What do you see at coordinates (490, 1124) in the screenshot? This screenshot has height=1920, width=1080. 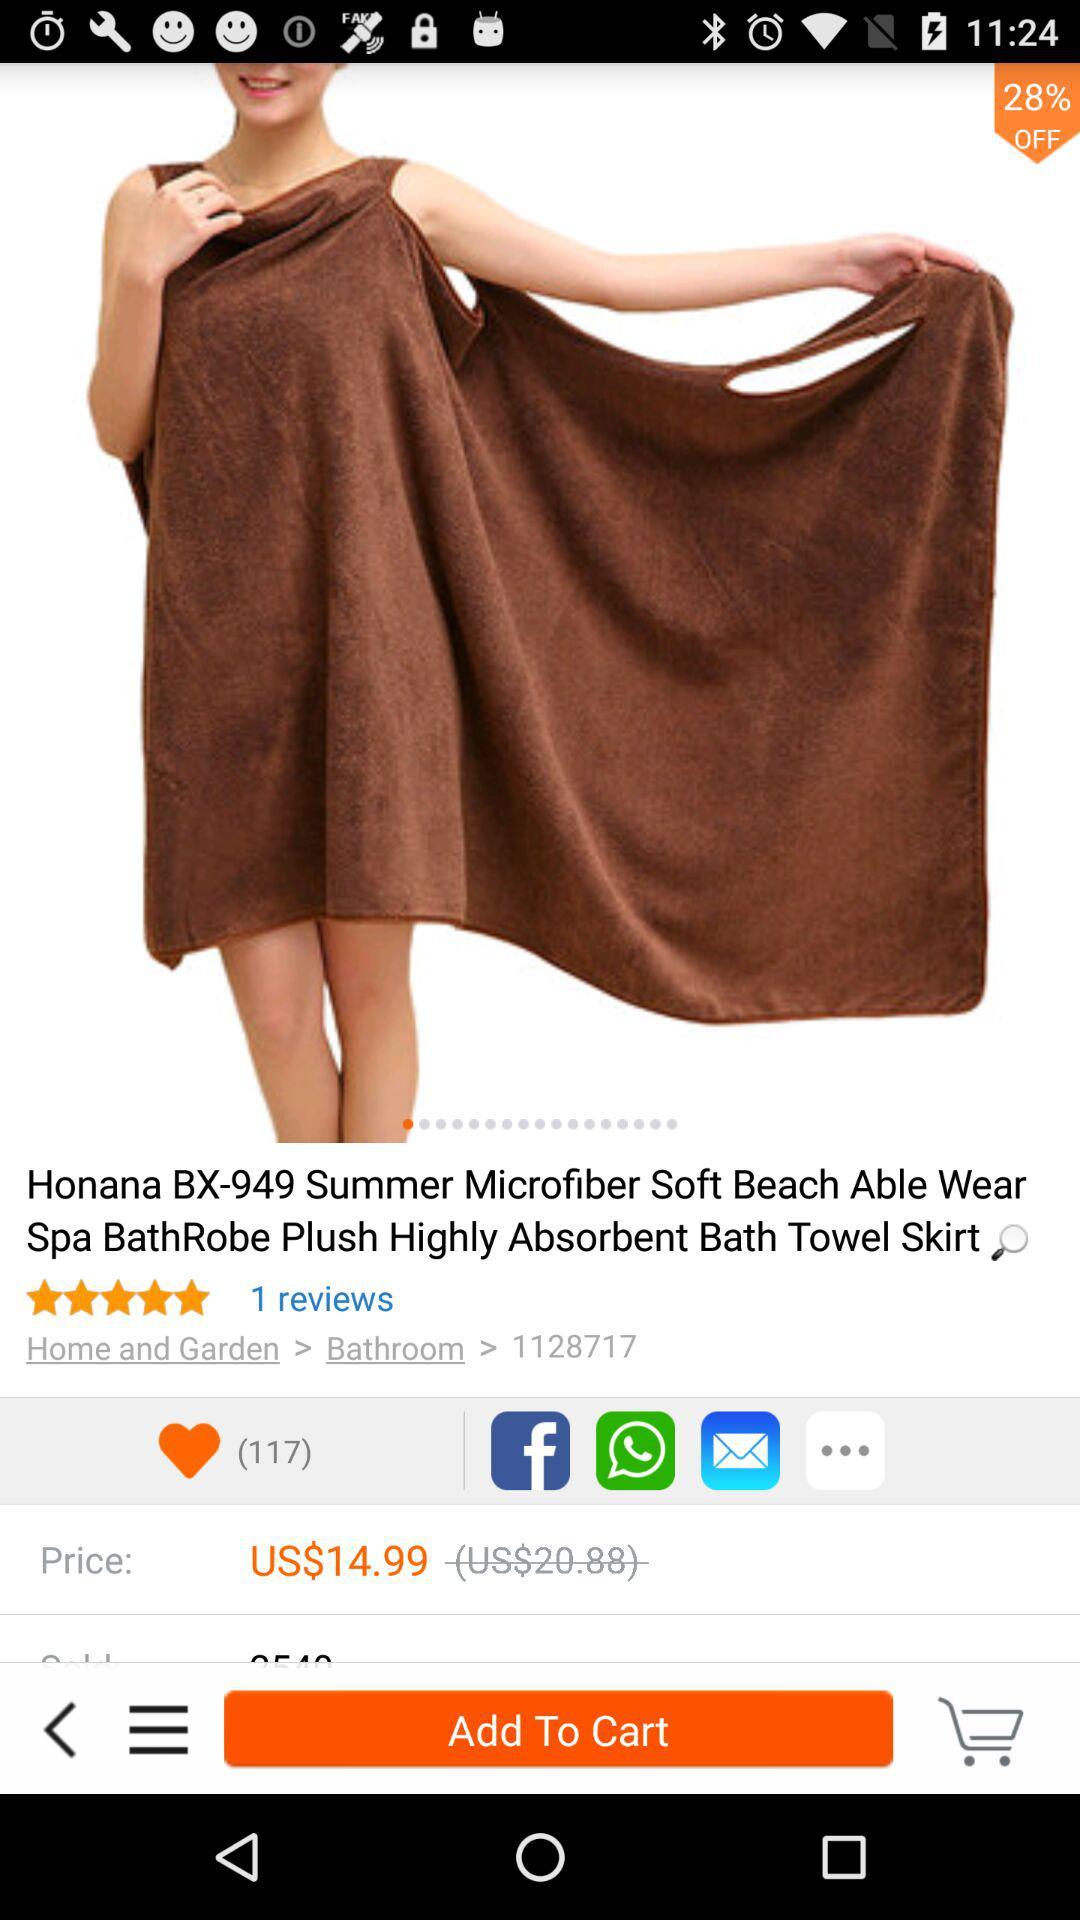 I see `choose another photo` at bounding box center [490, 1124].